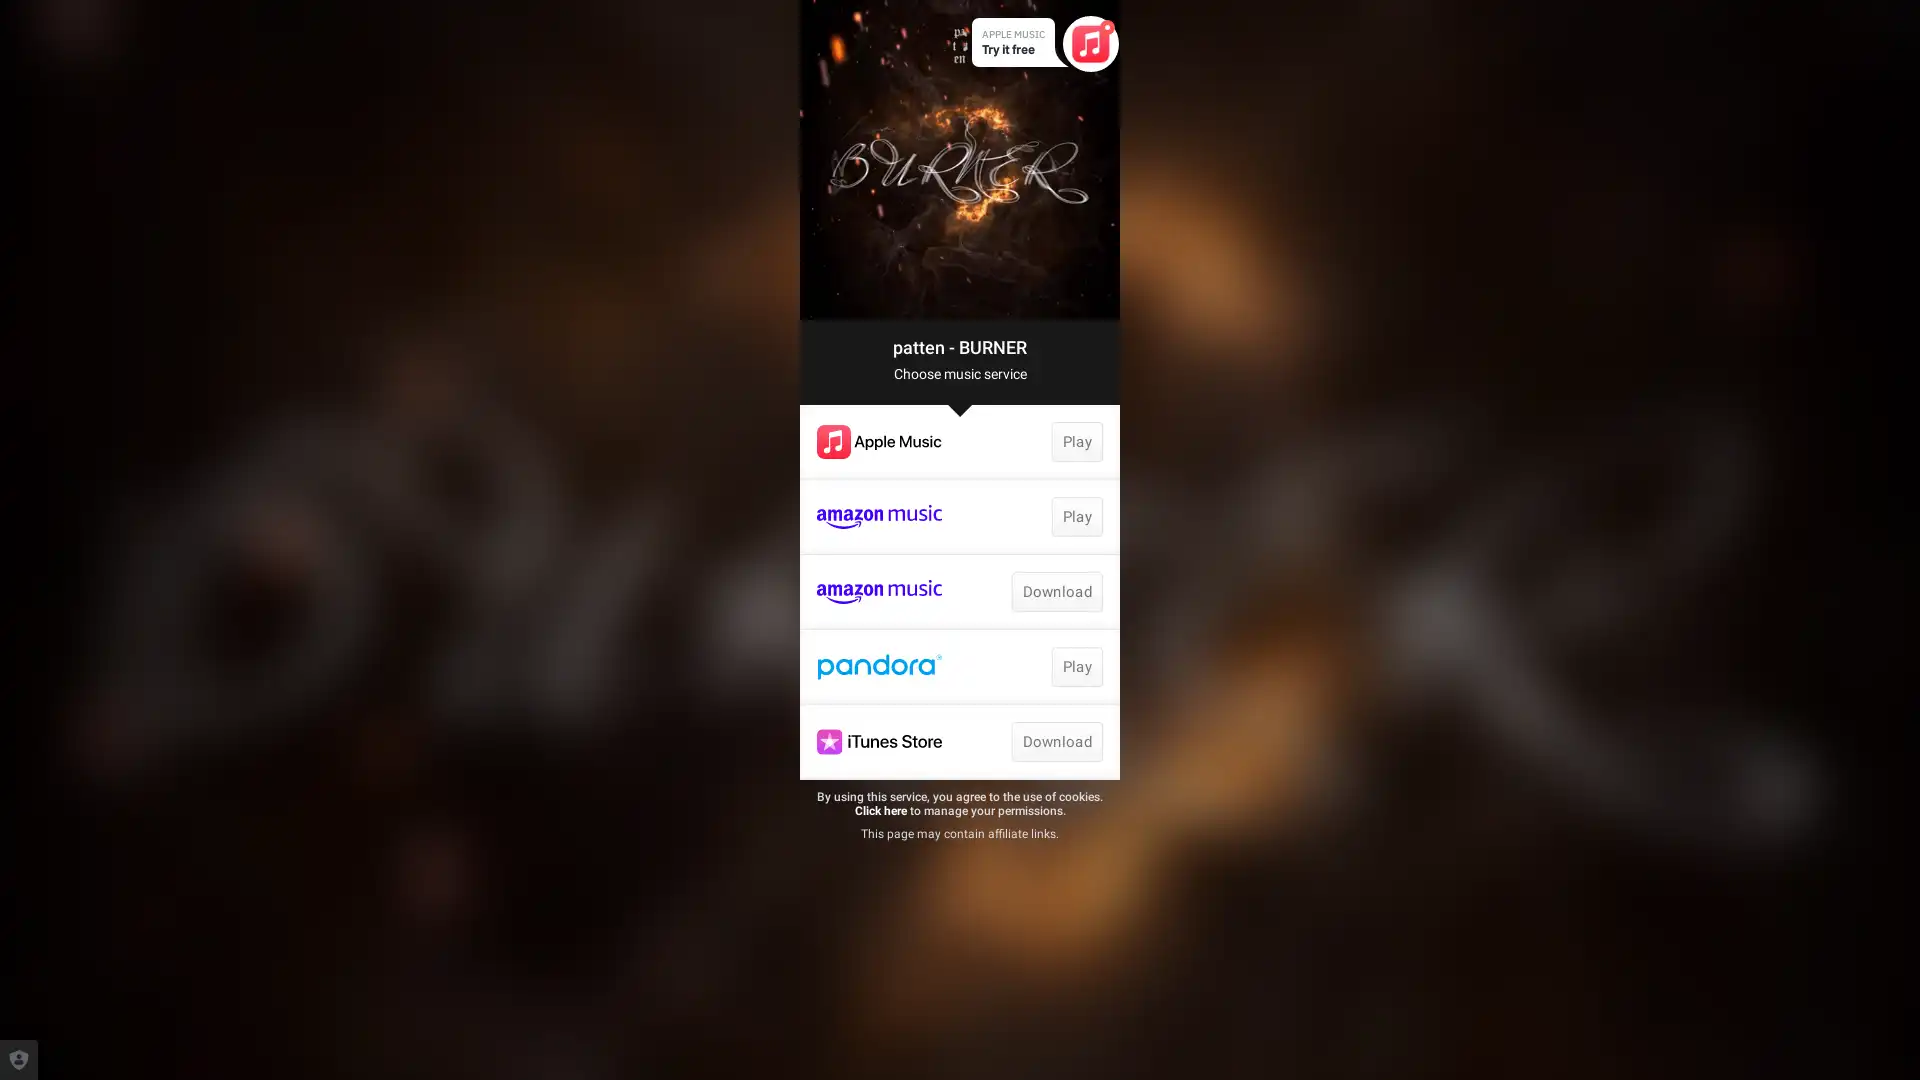 This screenshot has width=1920, height=1080. I want to click on Play, so click(1075, 667).